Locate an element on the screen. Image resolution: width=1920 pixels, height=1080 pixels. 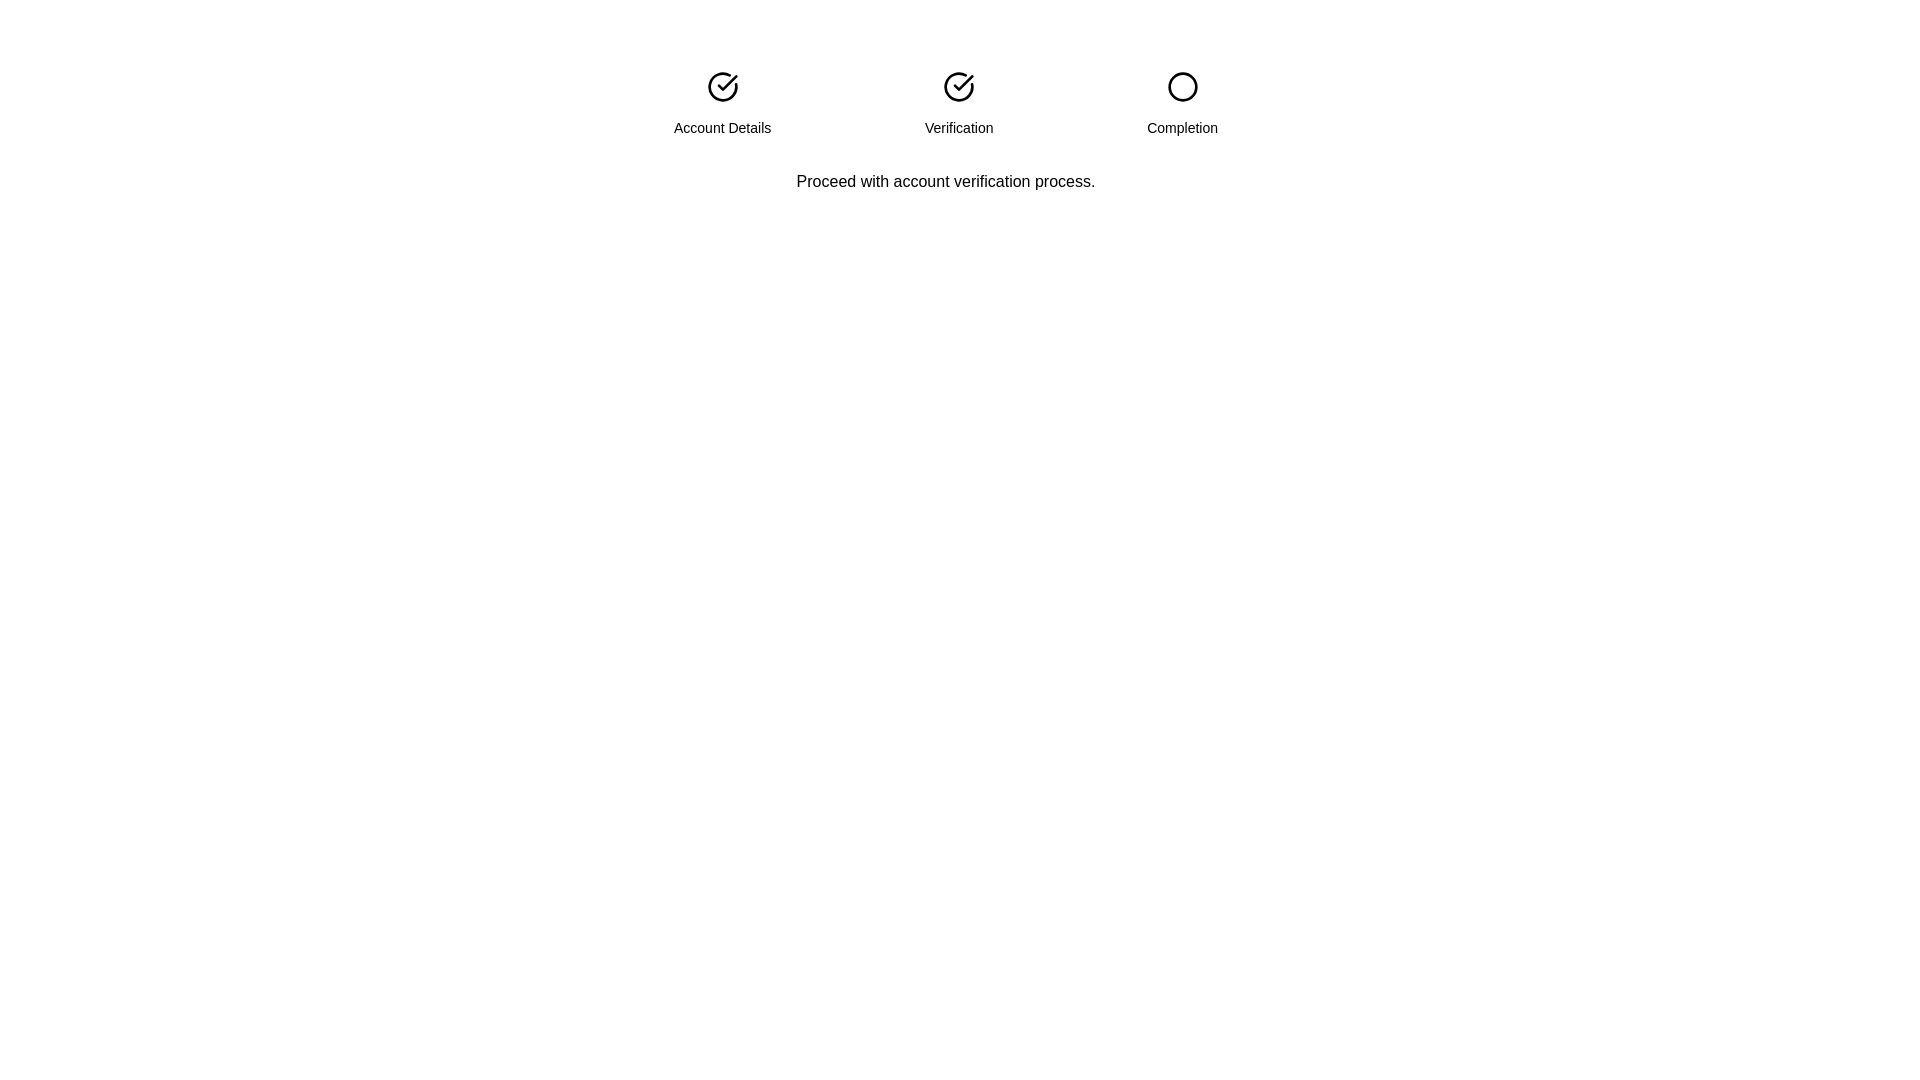
descriptive label located directly beneath the checkmark in the step-wise process area, aligned with the first step icon is located at coordinates (721, 127).